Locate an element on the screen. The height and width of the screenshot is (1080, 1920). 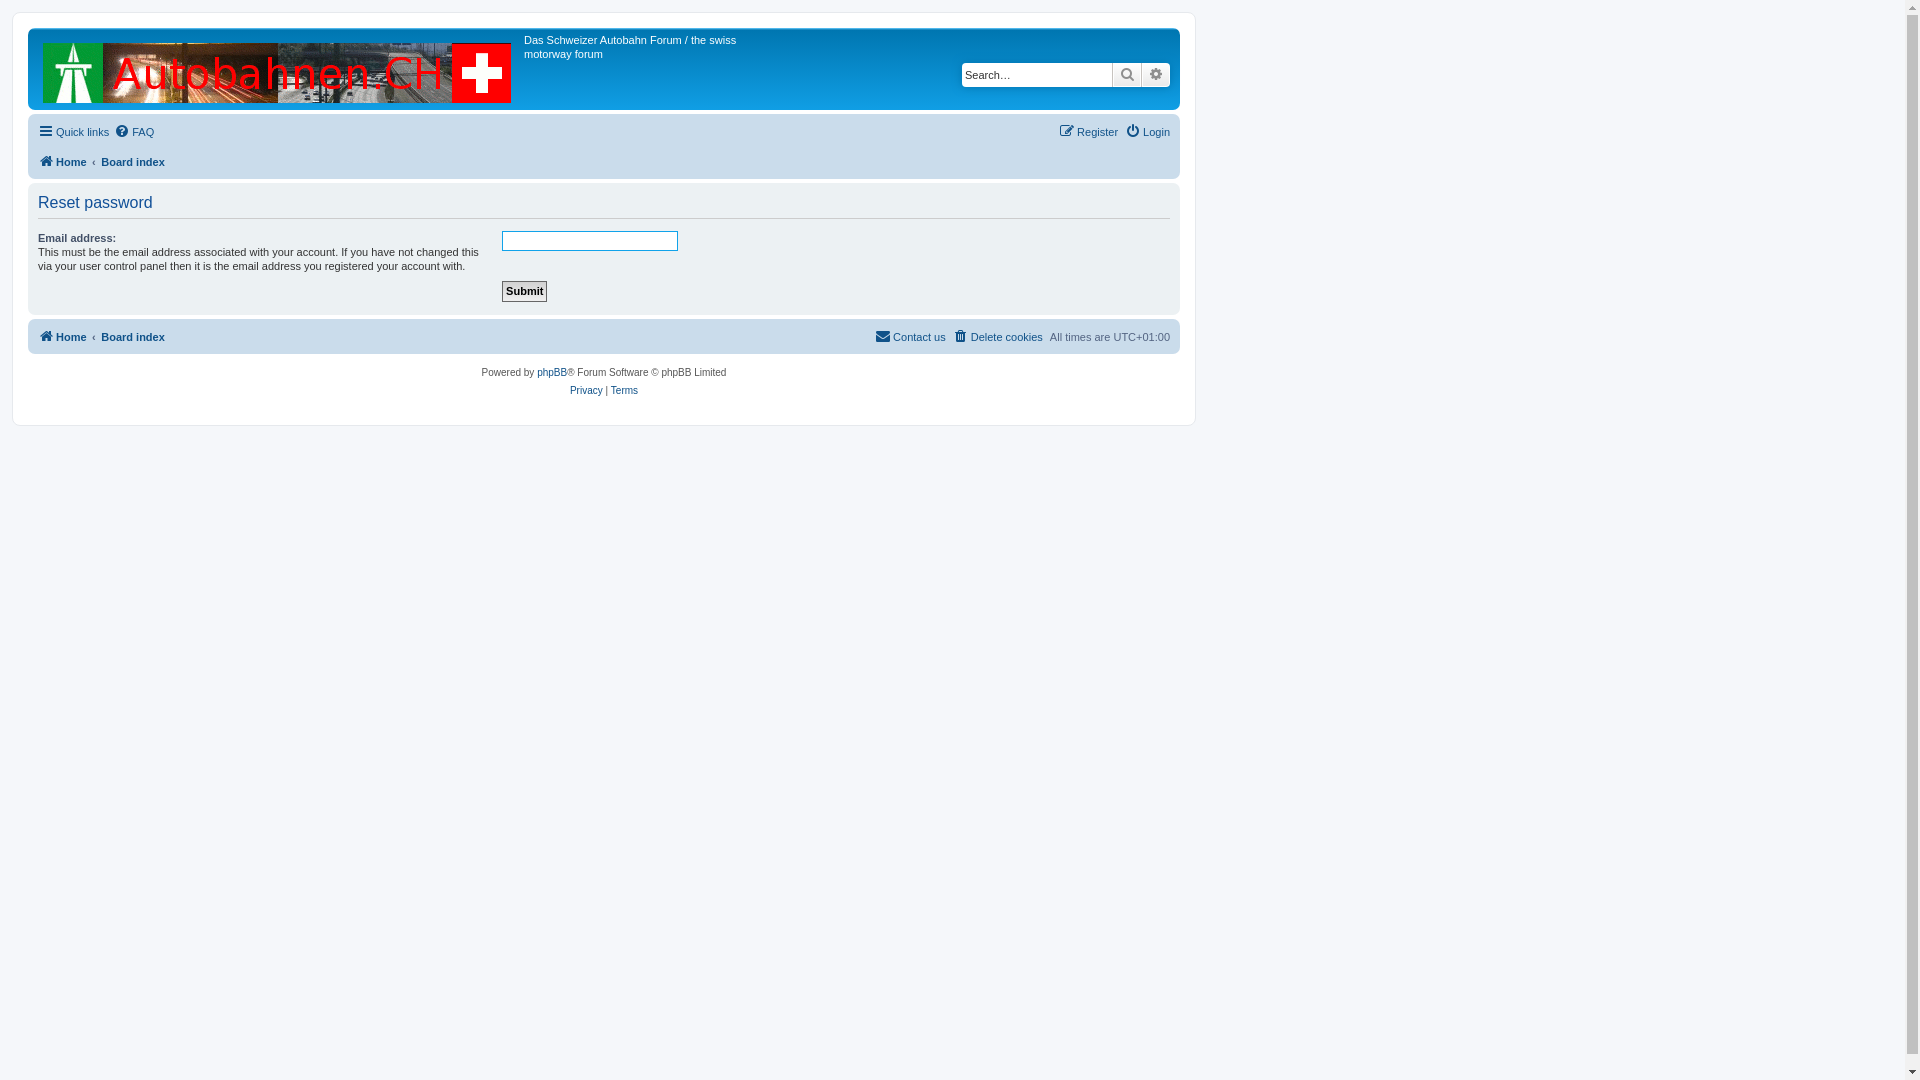
'Search for keywords' is located at coordinates (1036, 73).